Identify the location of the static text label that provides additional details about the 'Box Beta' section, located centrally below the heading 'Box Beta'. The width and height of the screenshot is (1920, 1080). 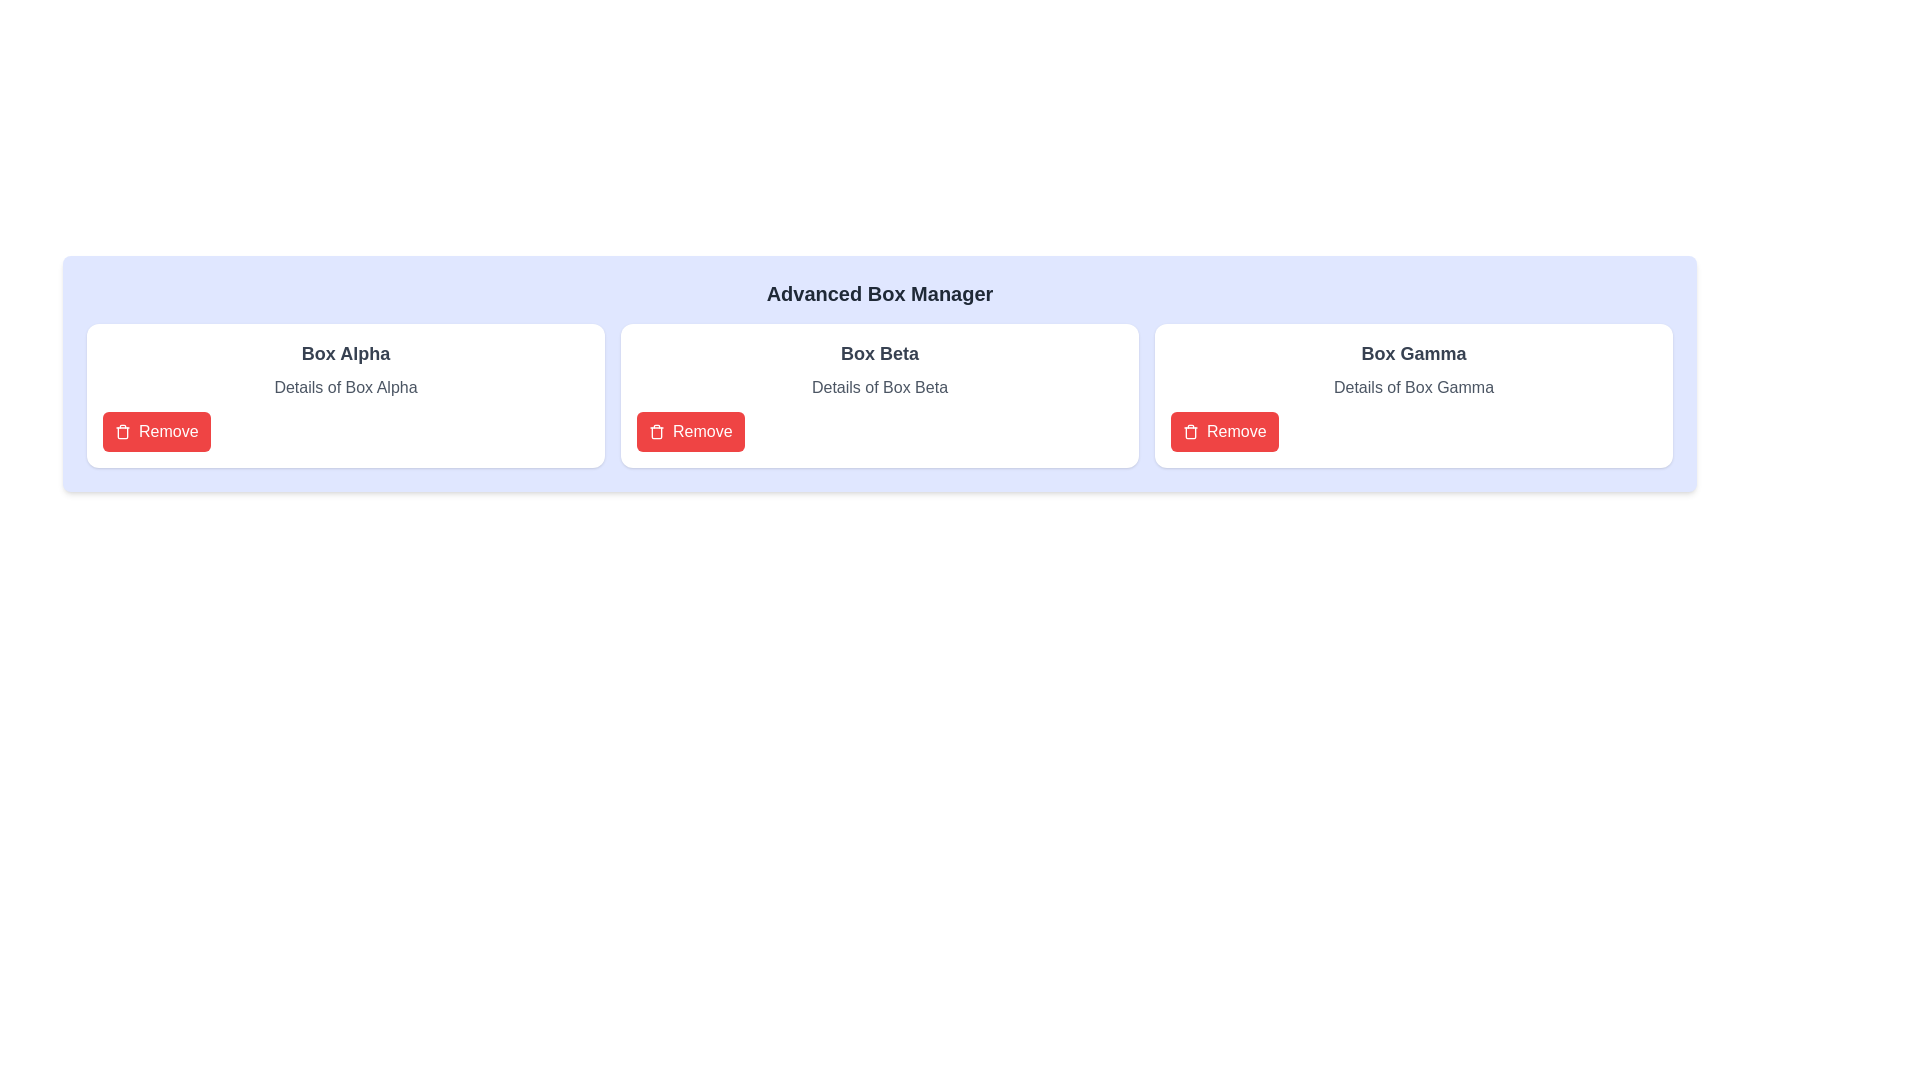
(879, 388).